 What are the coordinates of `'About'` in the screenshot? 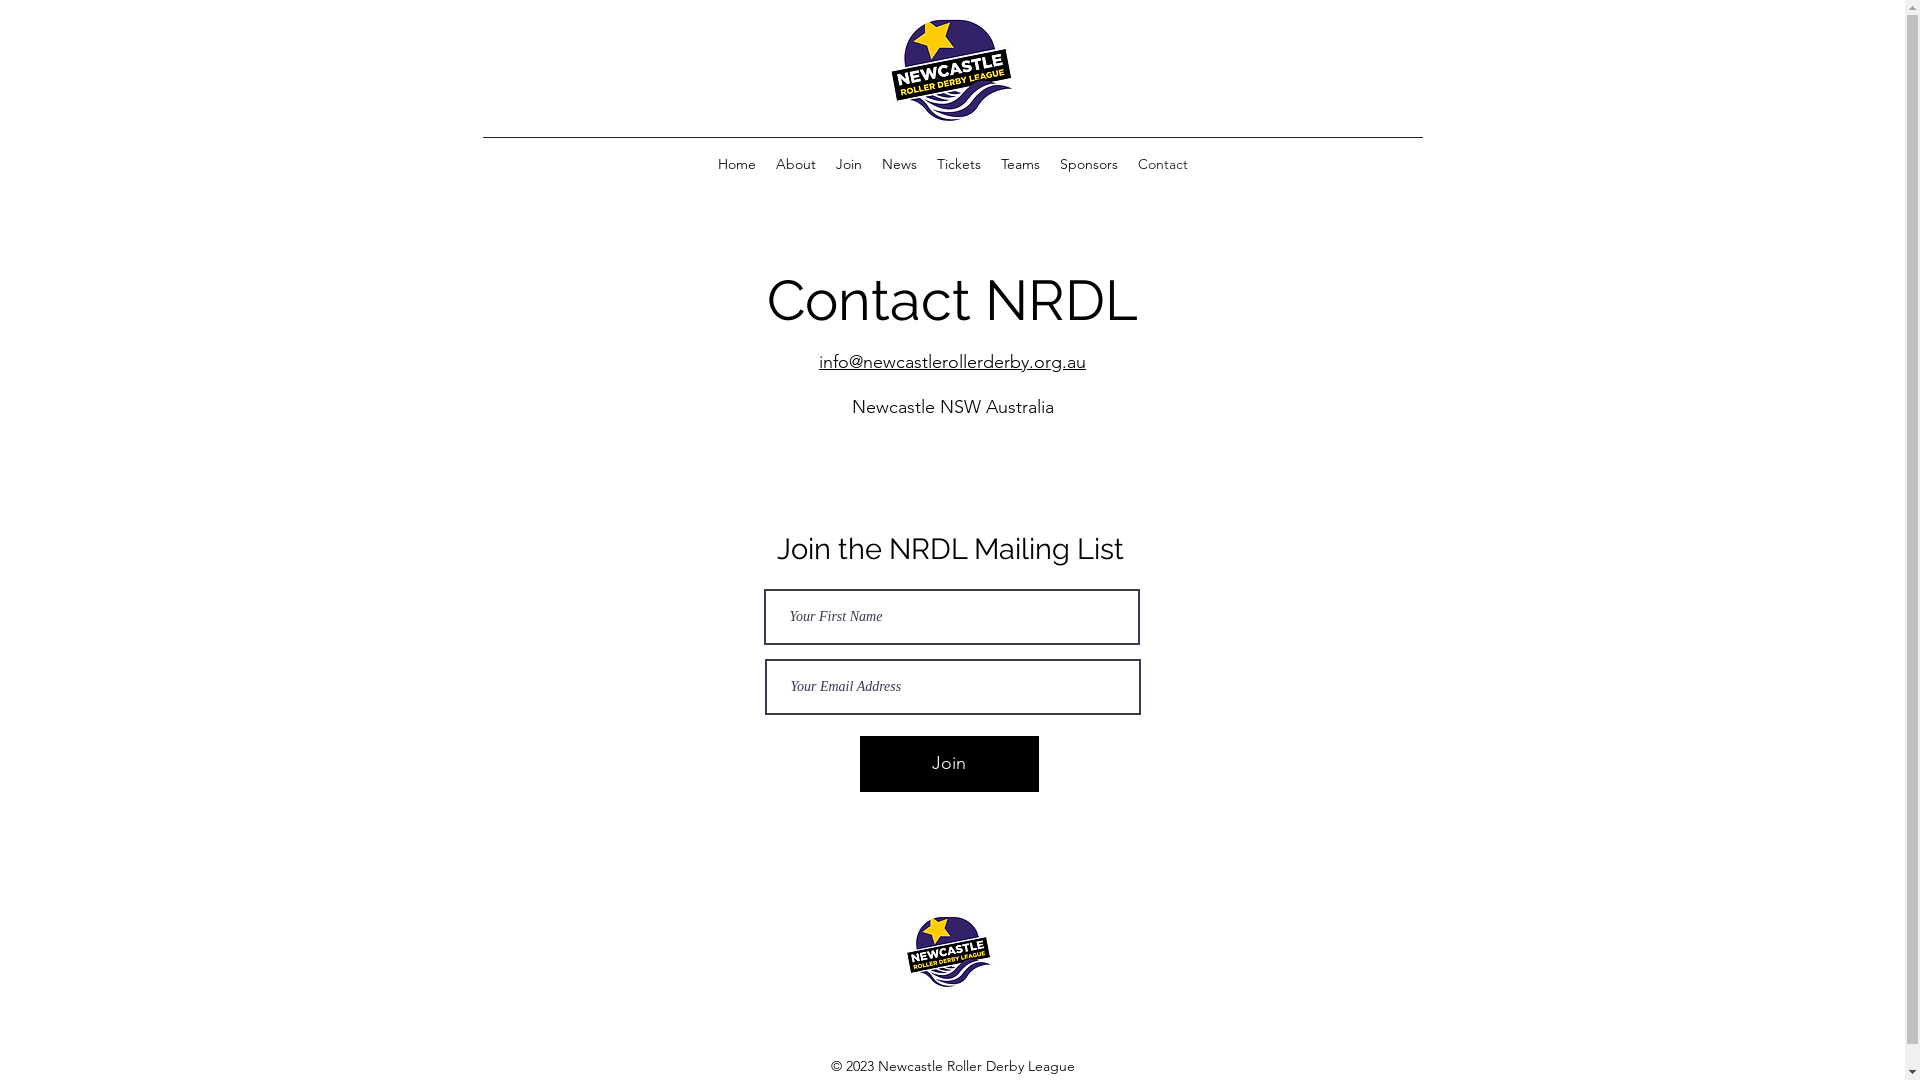 It's located at (795, 163).